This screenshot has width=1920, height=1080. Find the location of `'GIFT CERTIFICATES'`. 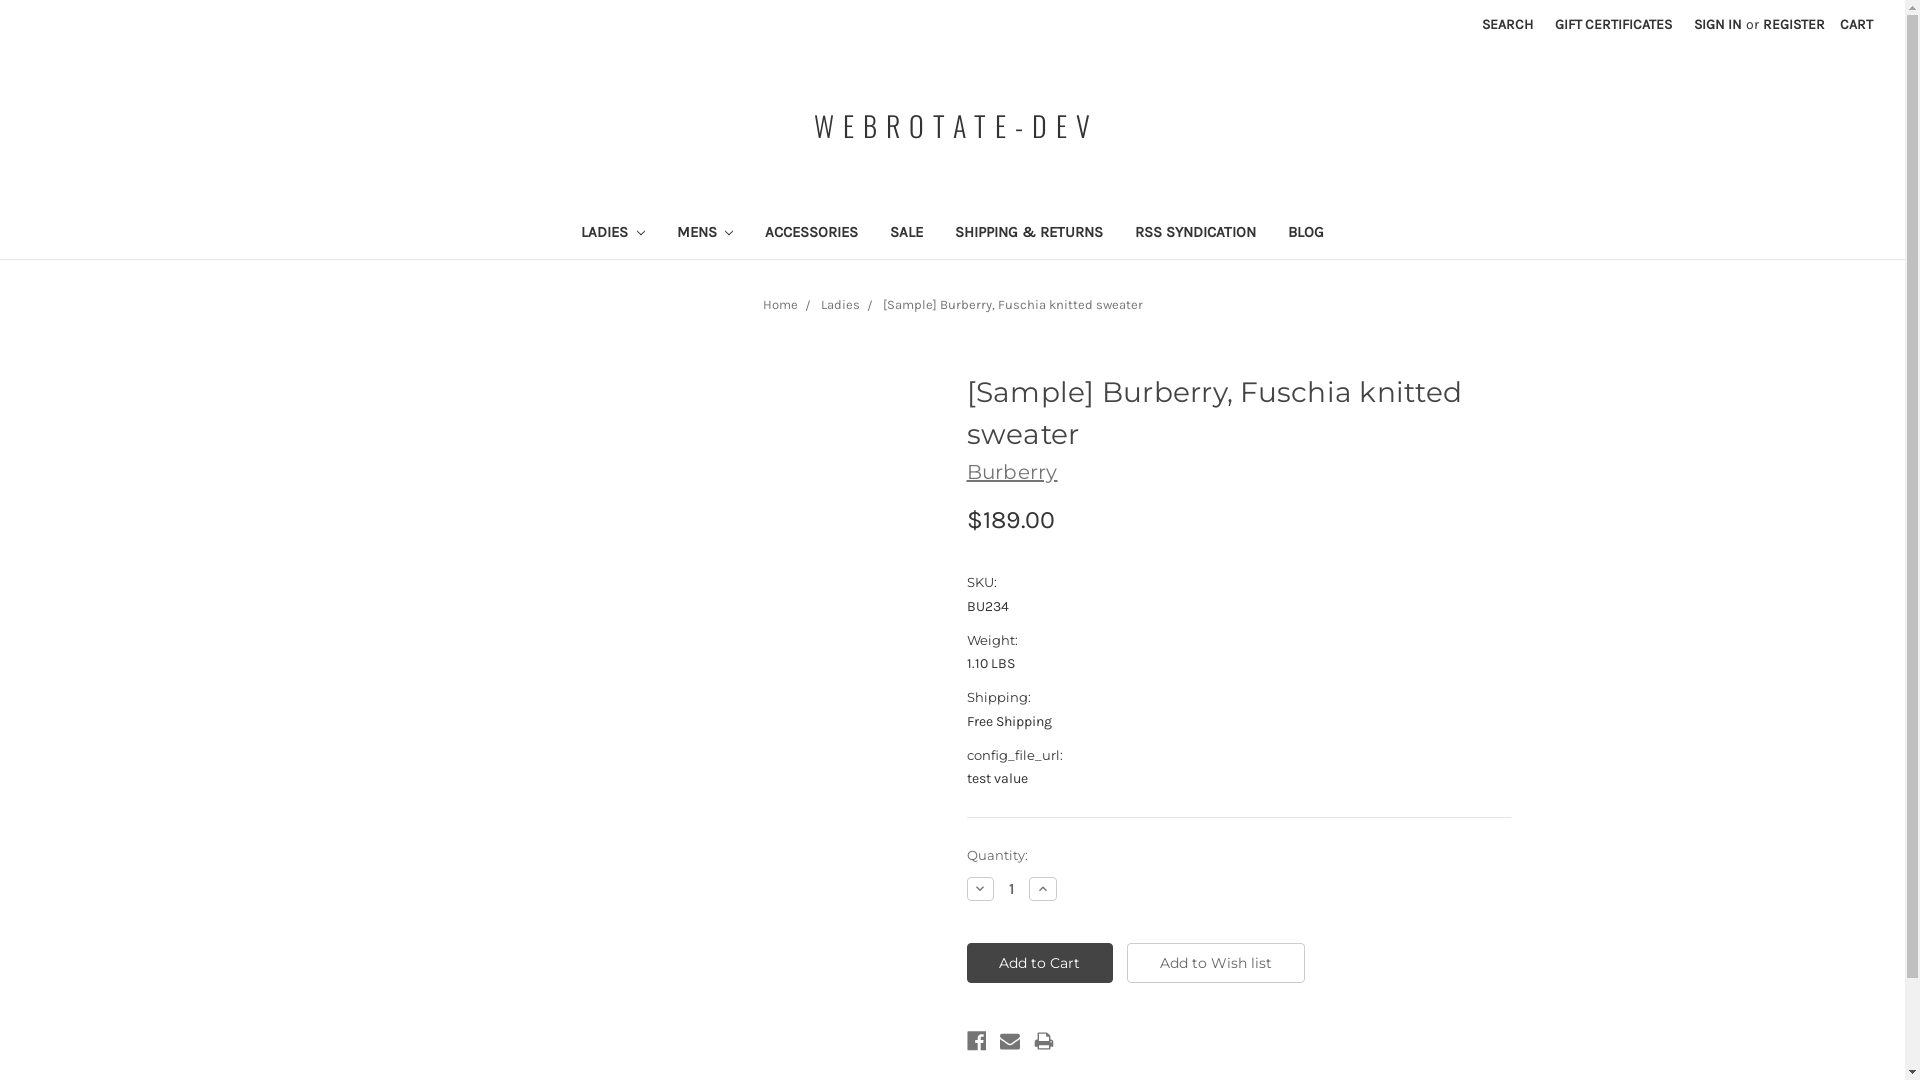

'GIFT CERTIFICATES' is located at coordinates (1613, 24).